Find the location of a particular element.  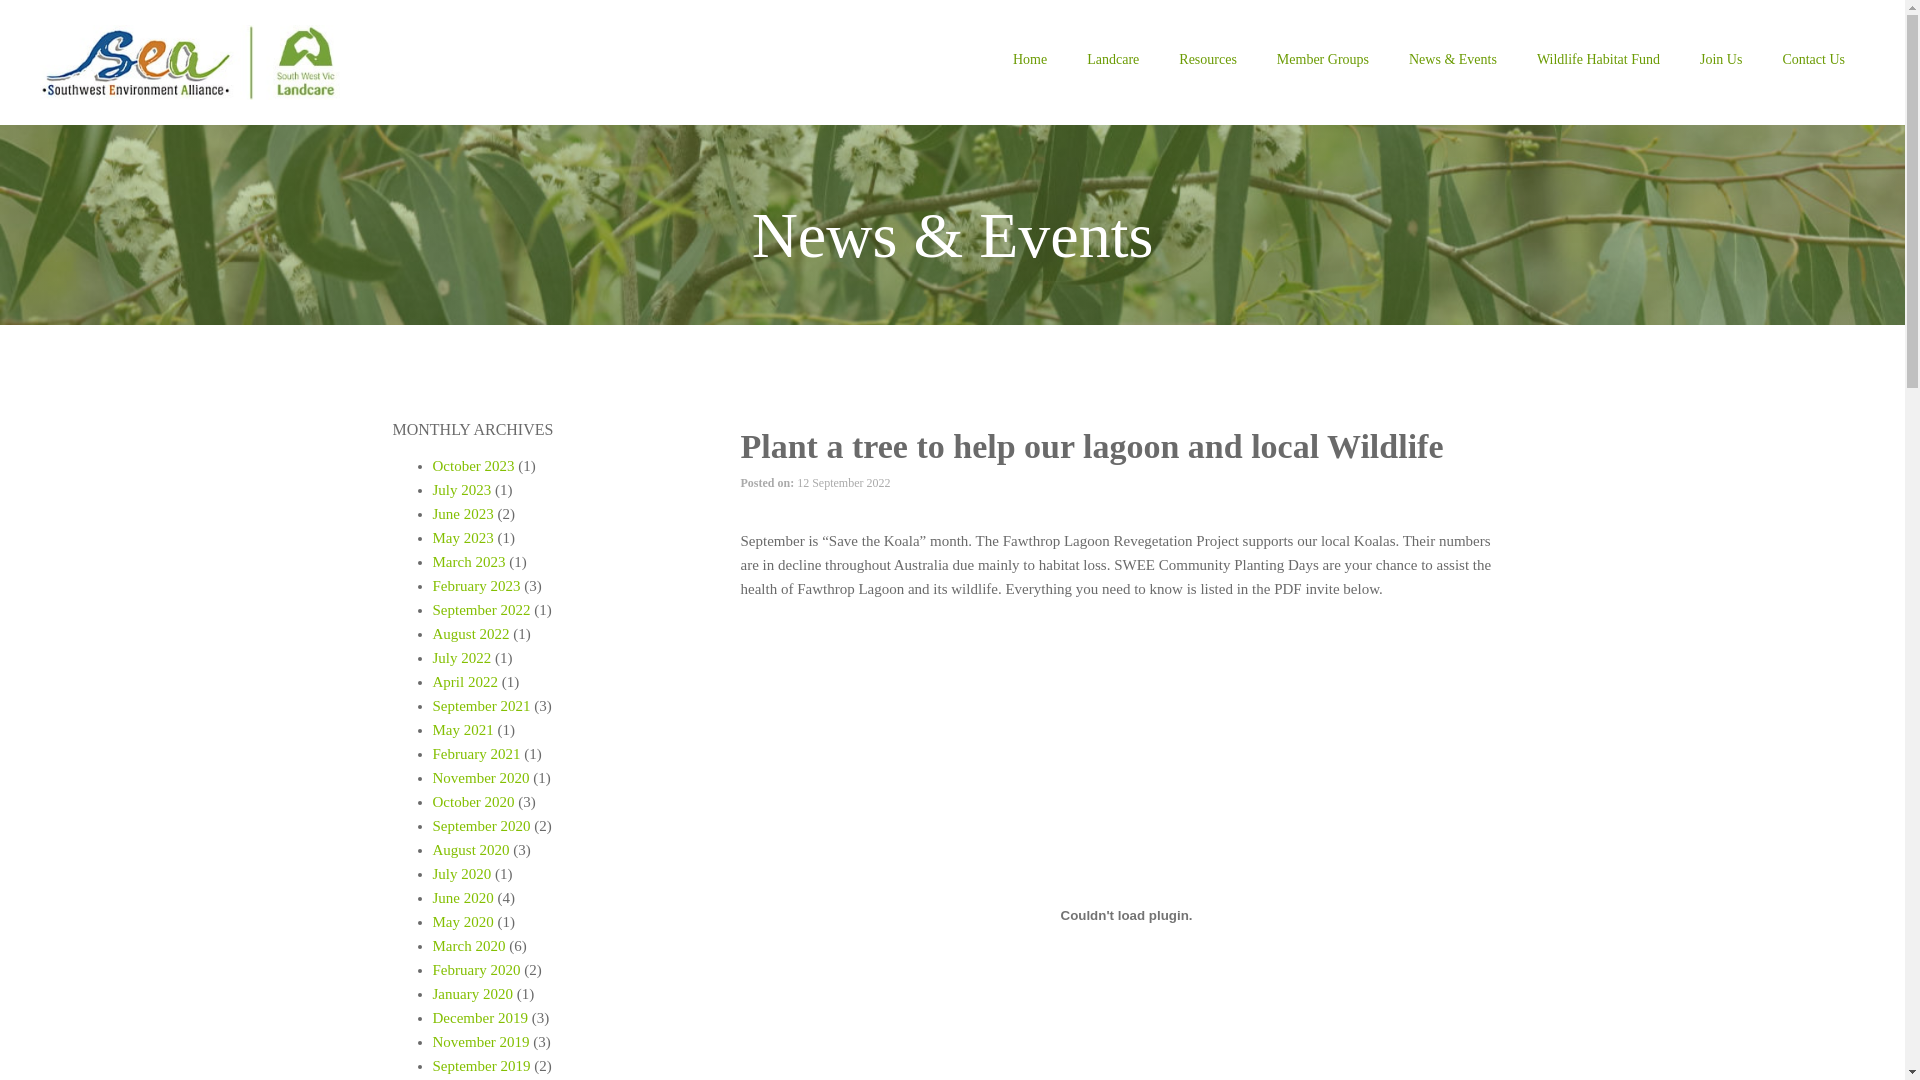

'September 2020' is located at coordinates (431, 825).